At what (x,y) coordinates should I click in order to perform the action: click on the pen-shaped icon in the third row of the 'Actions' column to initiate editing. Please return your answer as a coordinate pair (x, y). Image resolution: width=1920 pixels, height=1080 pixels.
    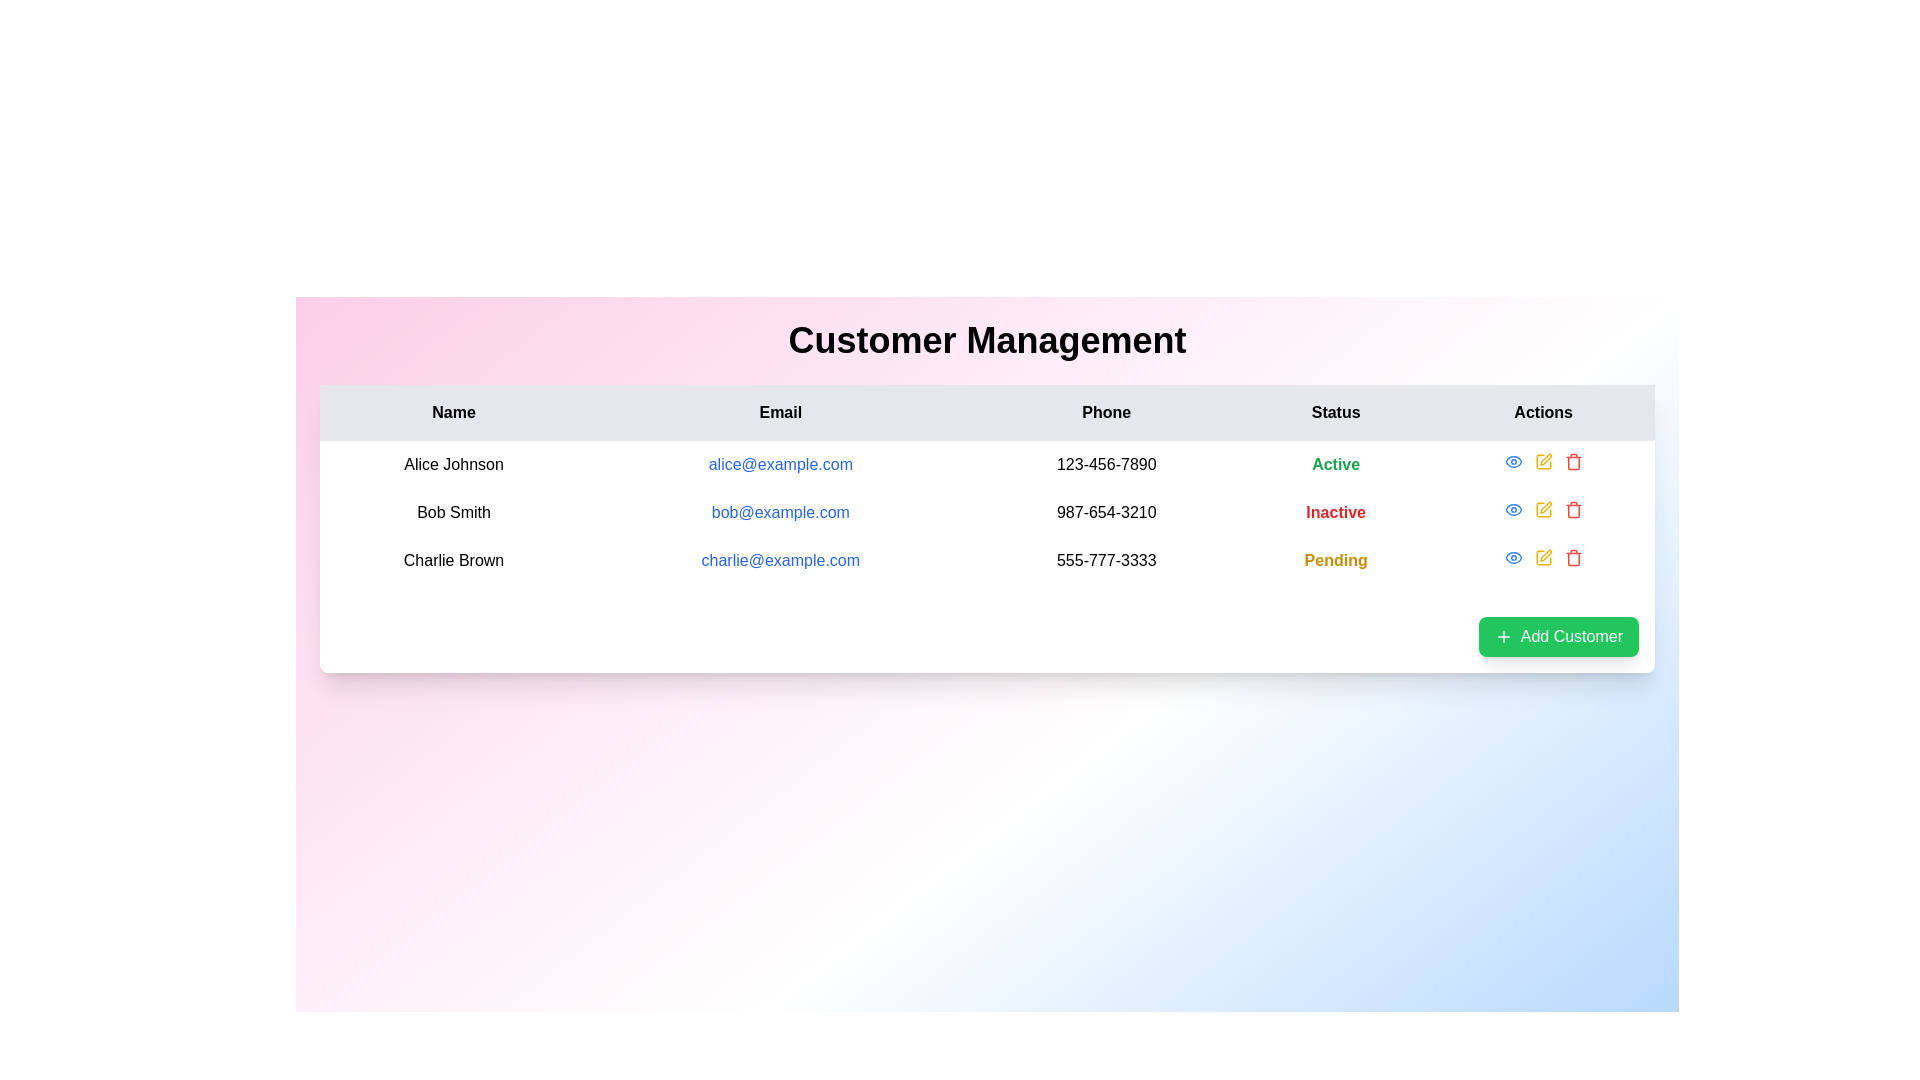
    Looking at the image, I should click on (1544, 555).